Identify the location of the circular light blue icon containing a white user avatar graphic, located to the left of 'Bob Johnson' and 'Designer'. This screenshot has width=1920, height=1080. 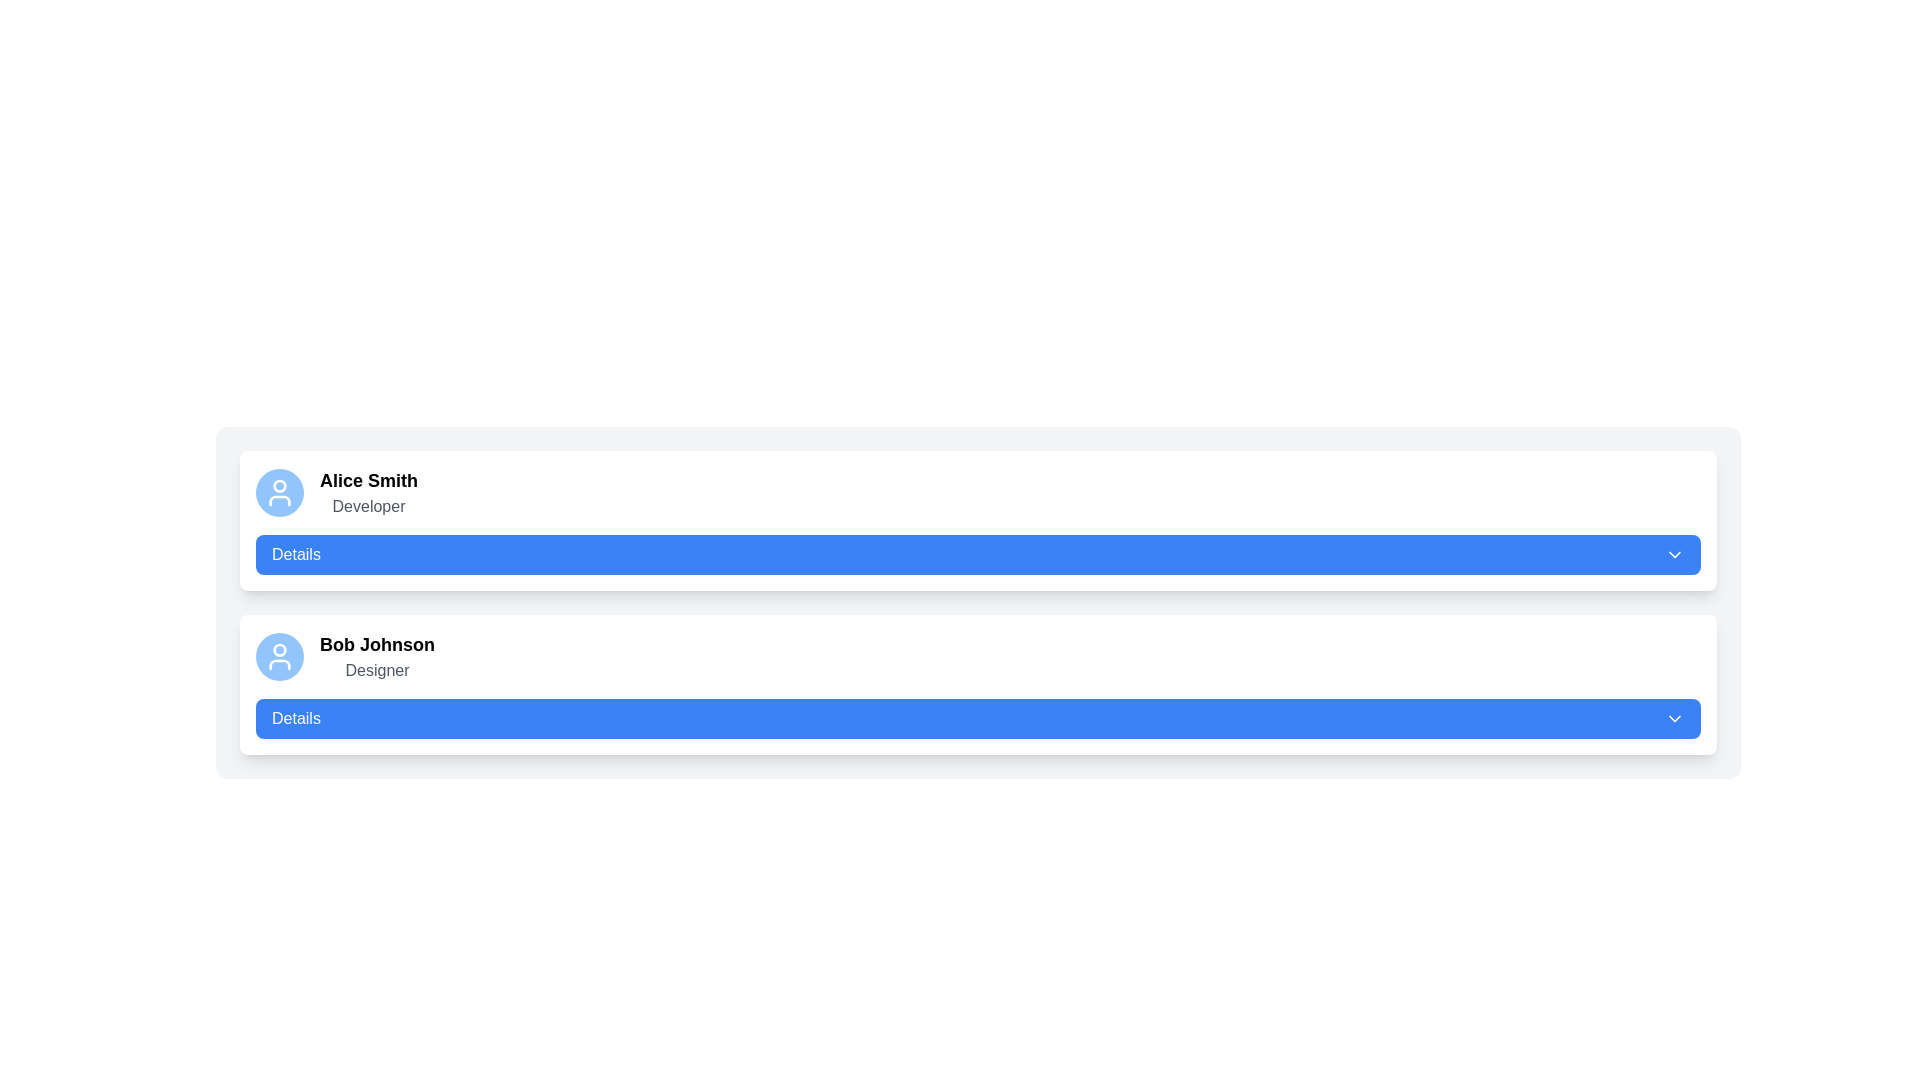
(278, 656).